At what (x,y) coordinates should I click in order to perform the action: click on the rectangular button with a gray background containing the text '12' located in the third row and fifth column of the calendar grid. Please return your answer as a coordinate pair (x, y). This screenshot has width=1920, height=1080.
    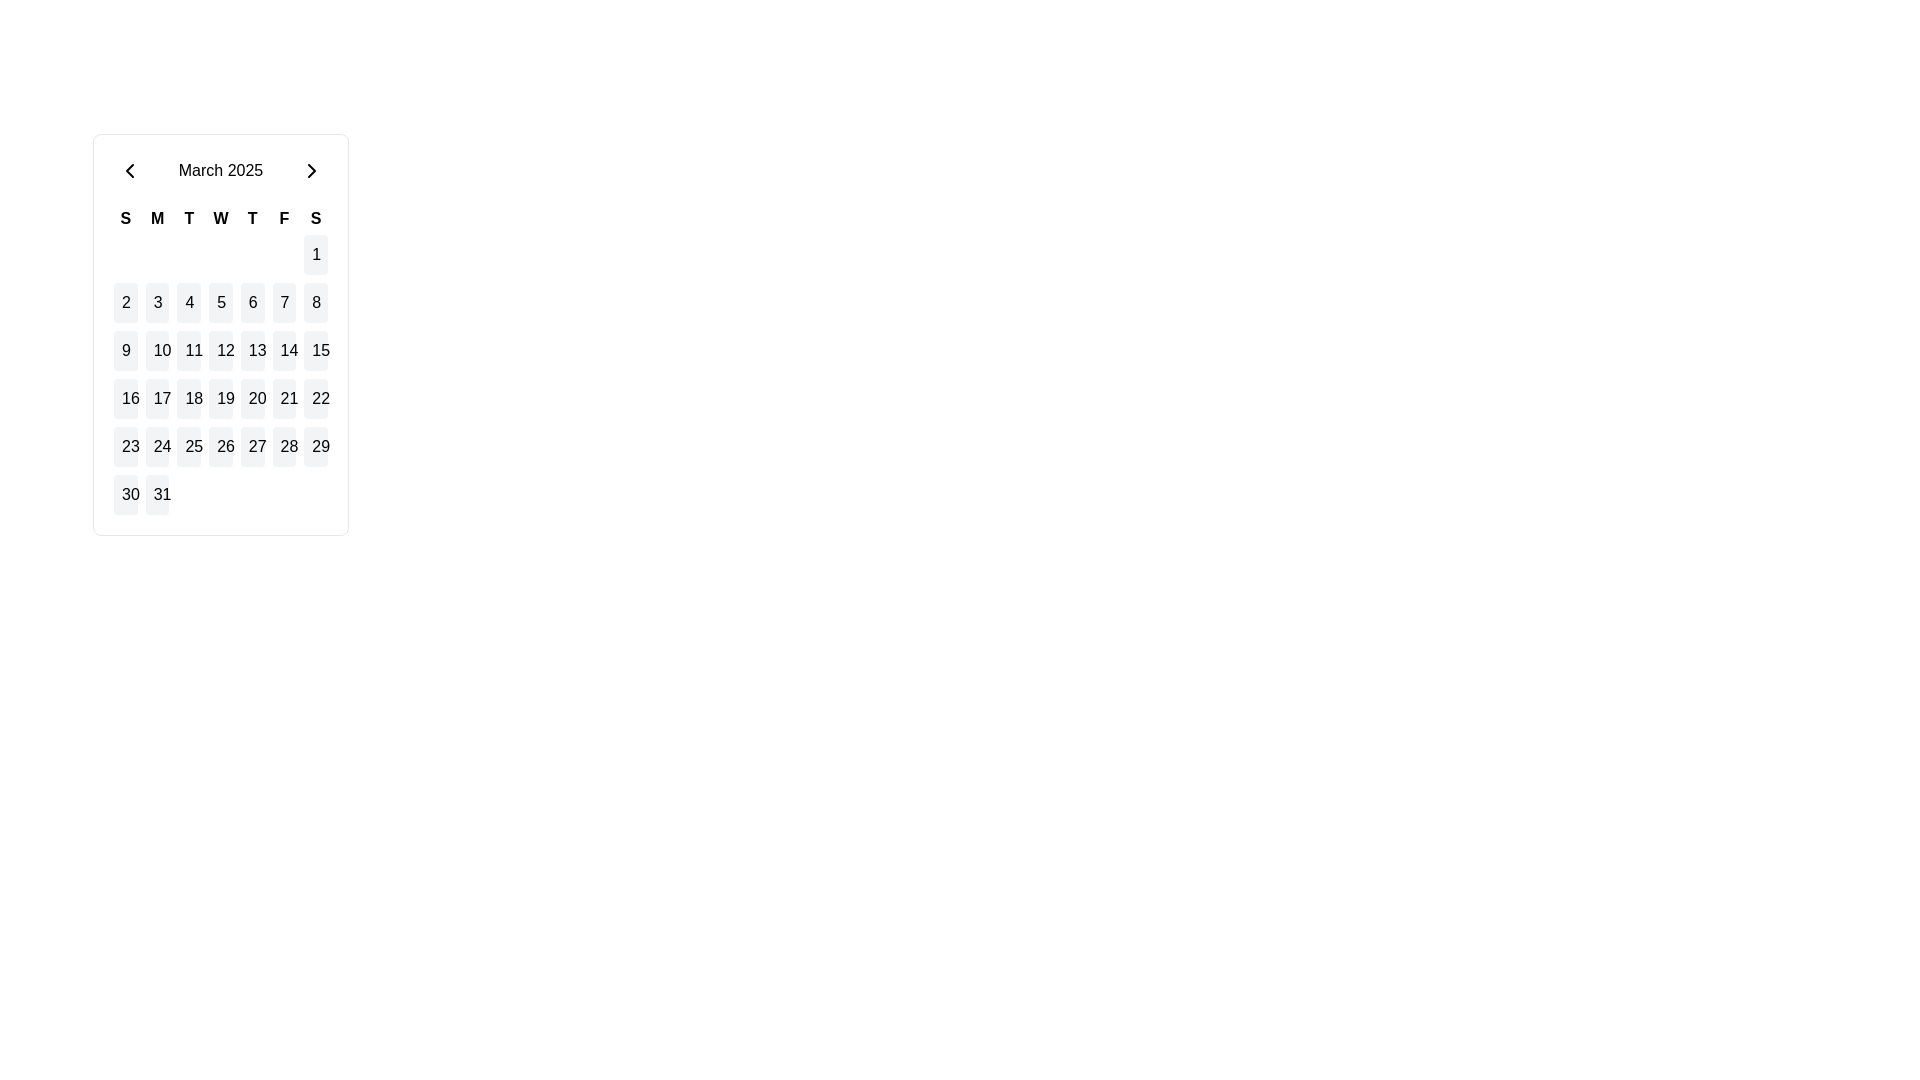
    Looking at the image, I should click on (220, 350).